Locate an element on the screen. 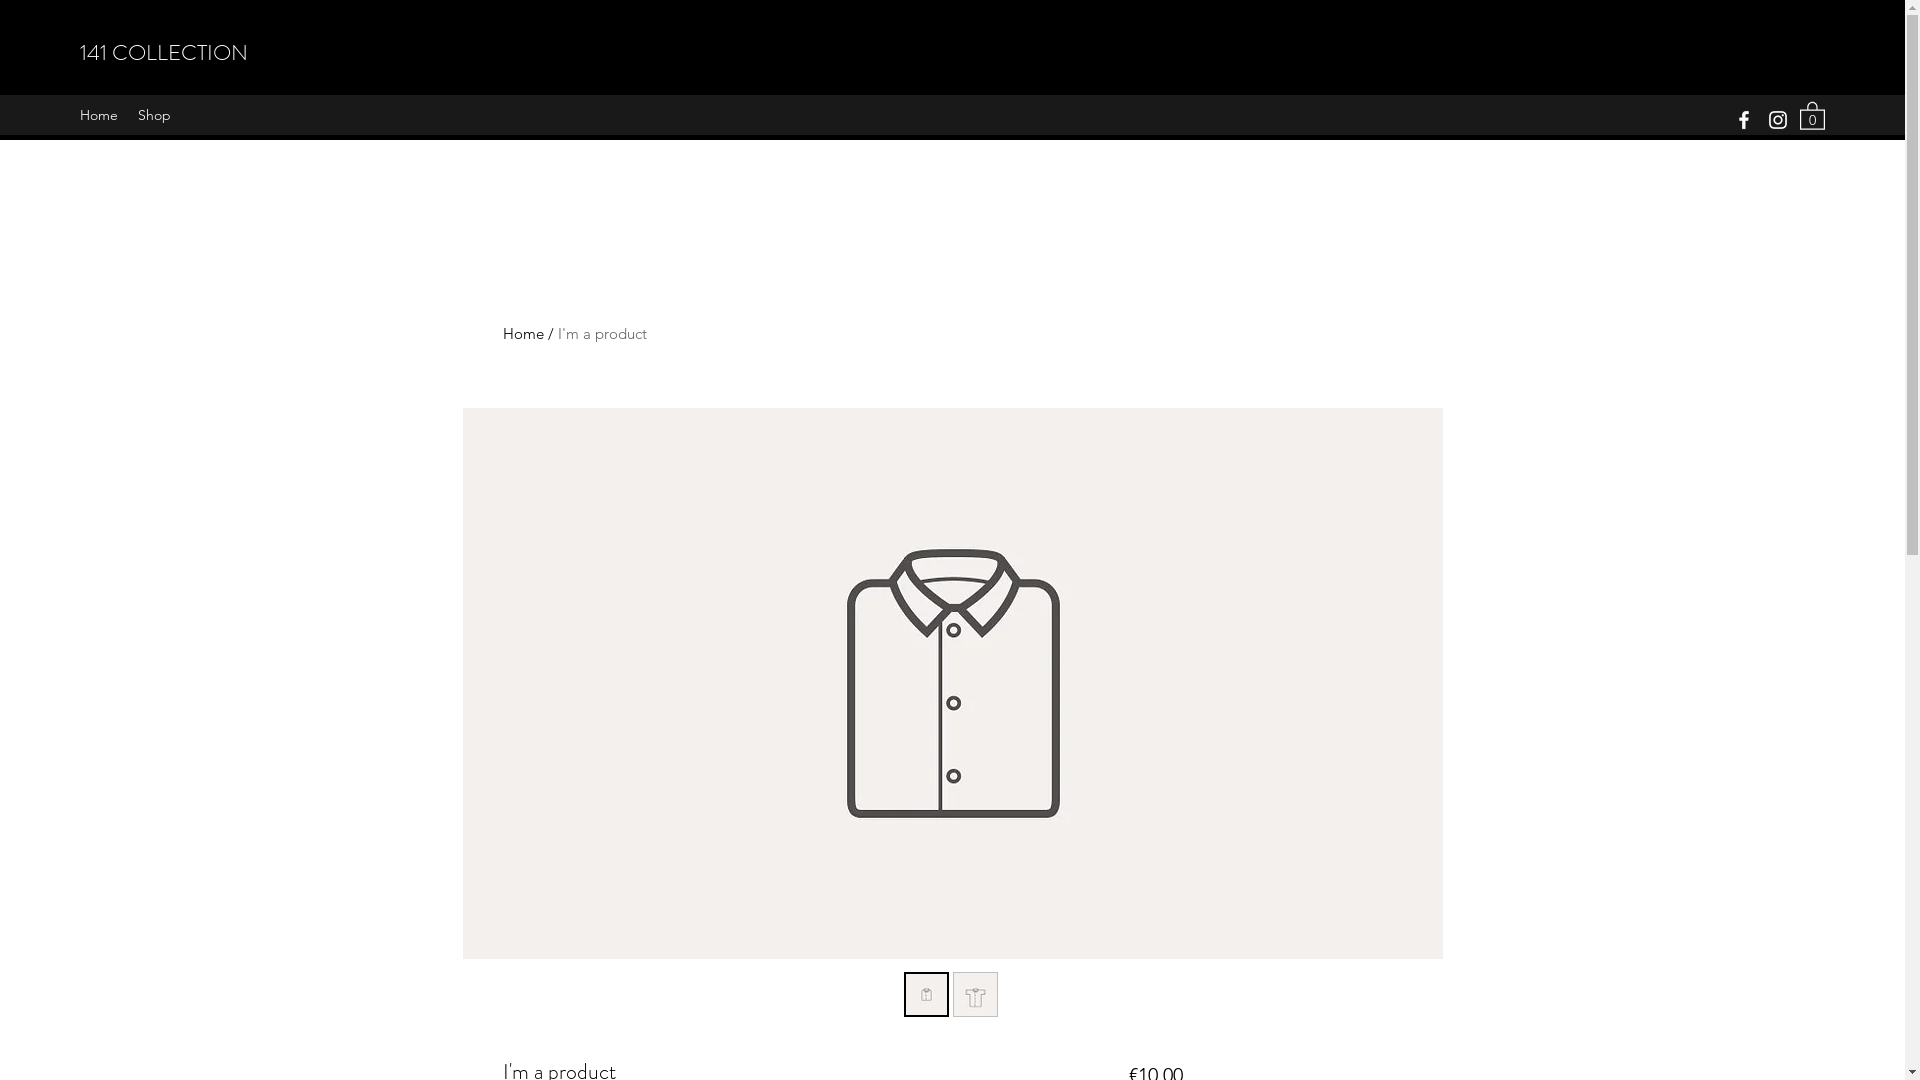 This screenshot has width=1920, height=1080. 'Shop' is located at coordinates (153, 115).